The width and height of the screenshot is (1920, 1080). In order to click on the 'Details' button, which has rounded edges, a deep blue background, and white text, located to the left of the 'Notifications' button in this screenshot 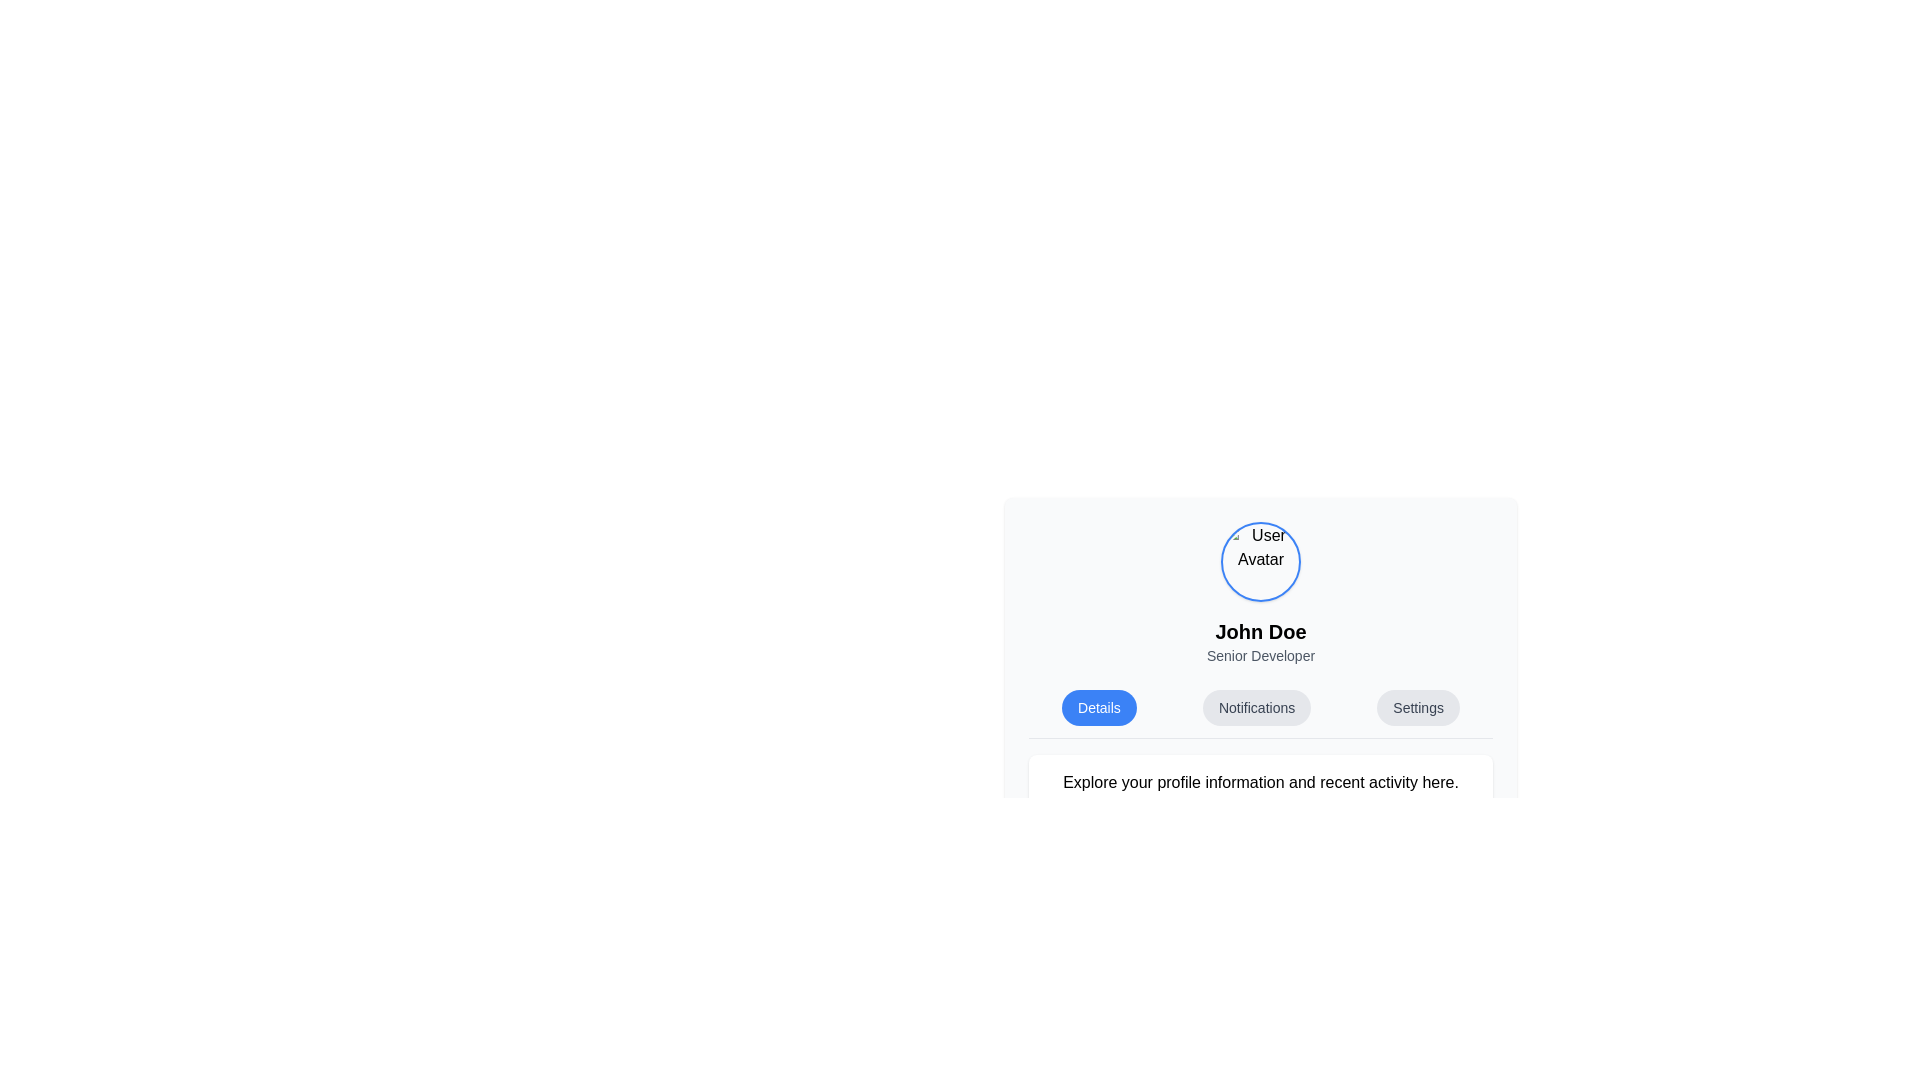, I will do `click(1098, 707)`.